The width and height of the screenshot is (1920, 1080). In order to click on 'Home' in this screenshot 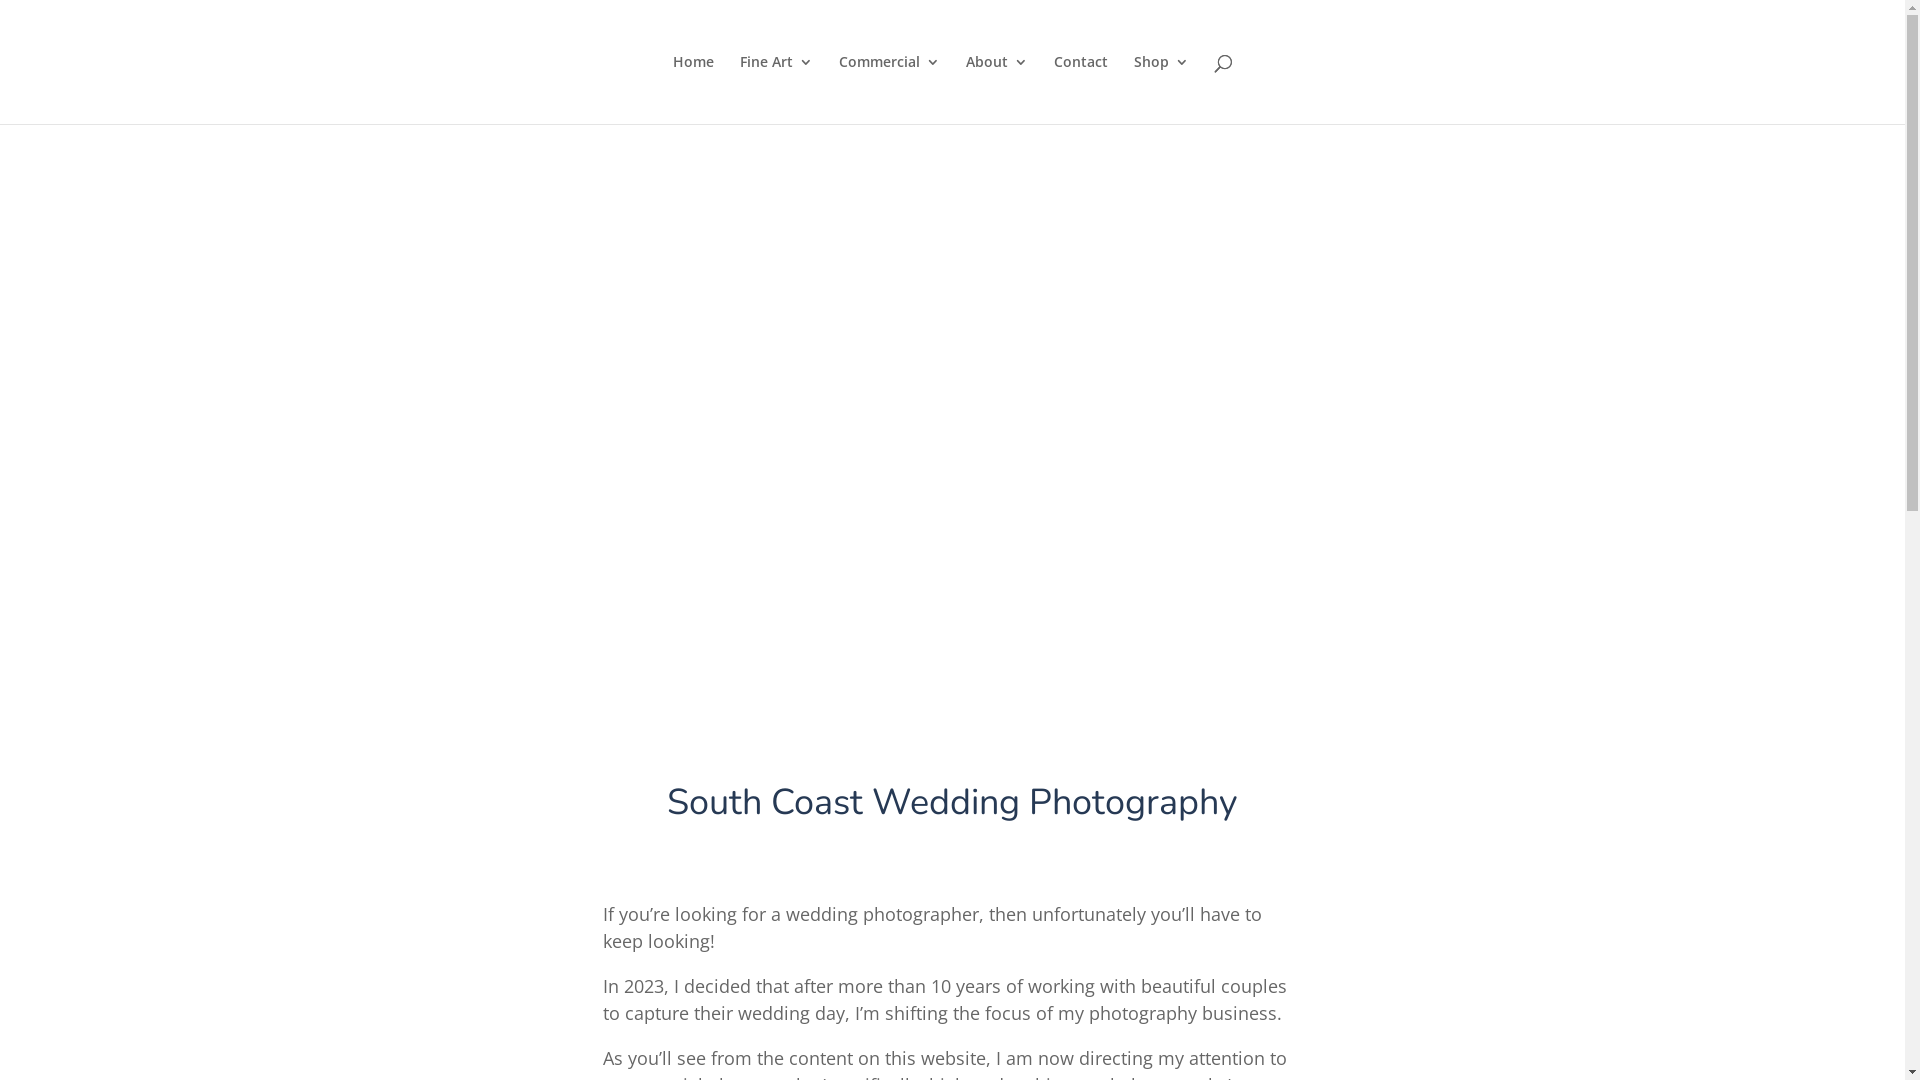, I will do `click(672, 88)`.